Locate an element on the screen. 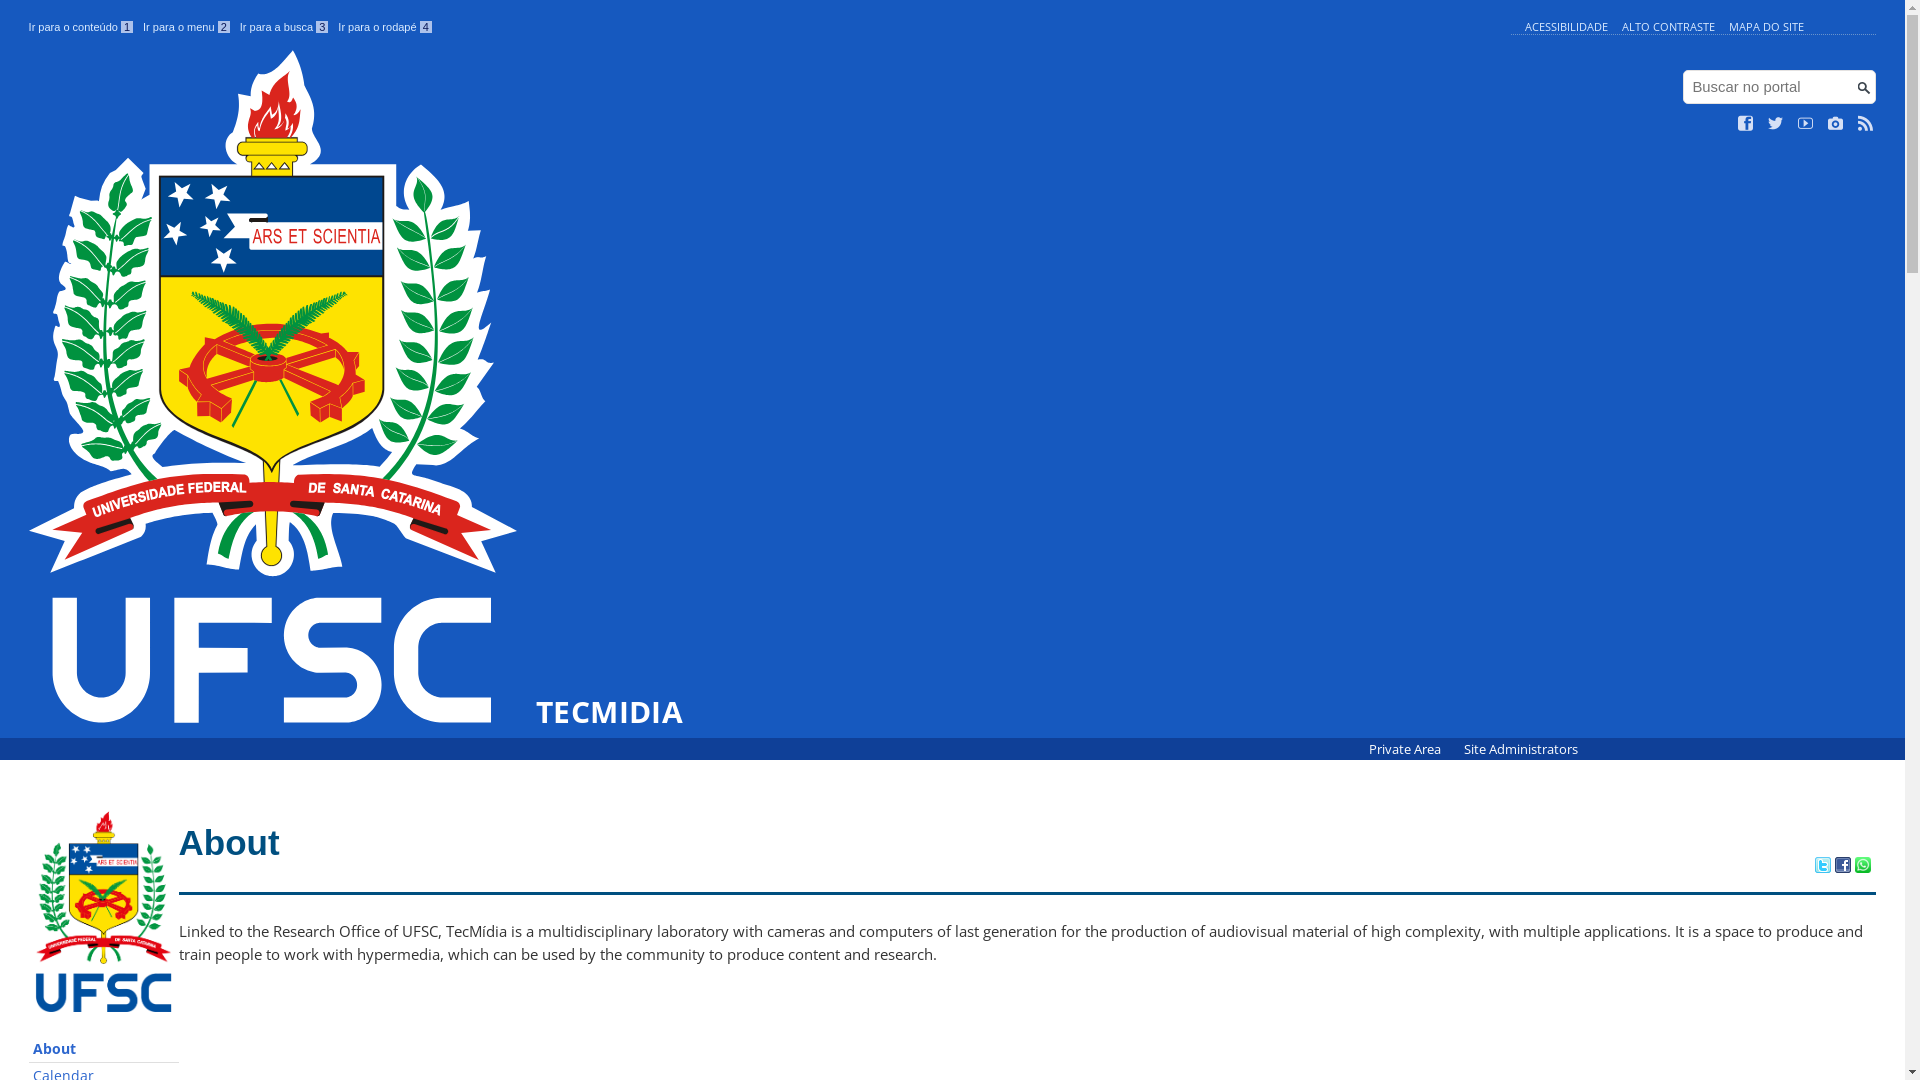  'Private Area' is located at coordinates (1404, 749).